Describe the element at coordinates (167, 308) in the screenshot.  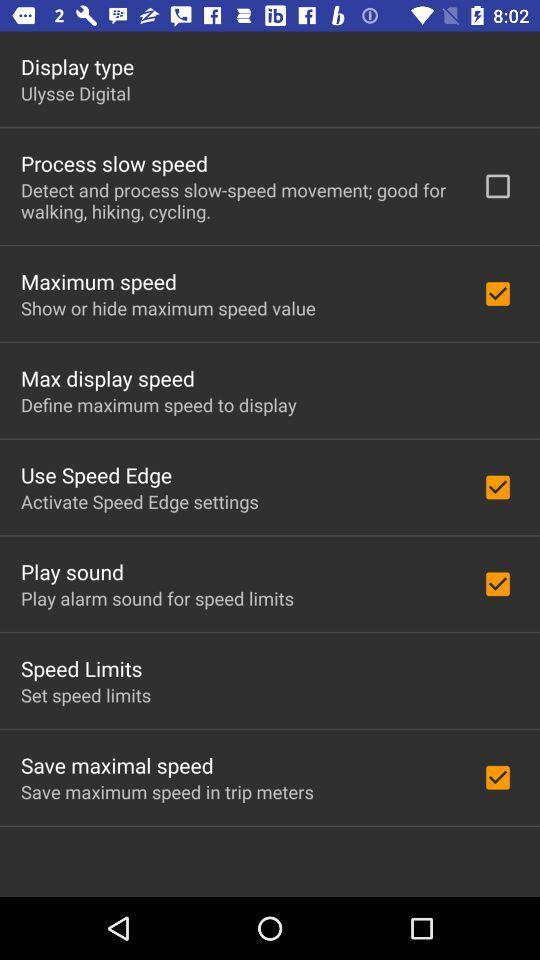
I see `show or hide item` at that location.